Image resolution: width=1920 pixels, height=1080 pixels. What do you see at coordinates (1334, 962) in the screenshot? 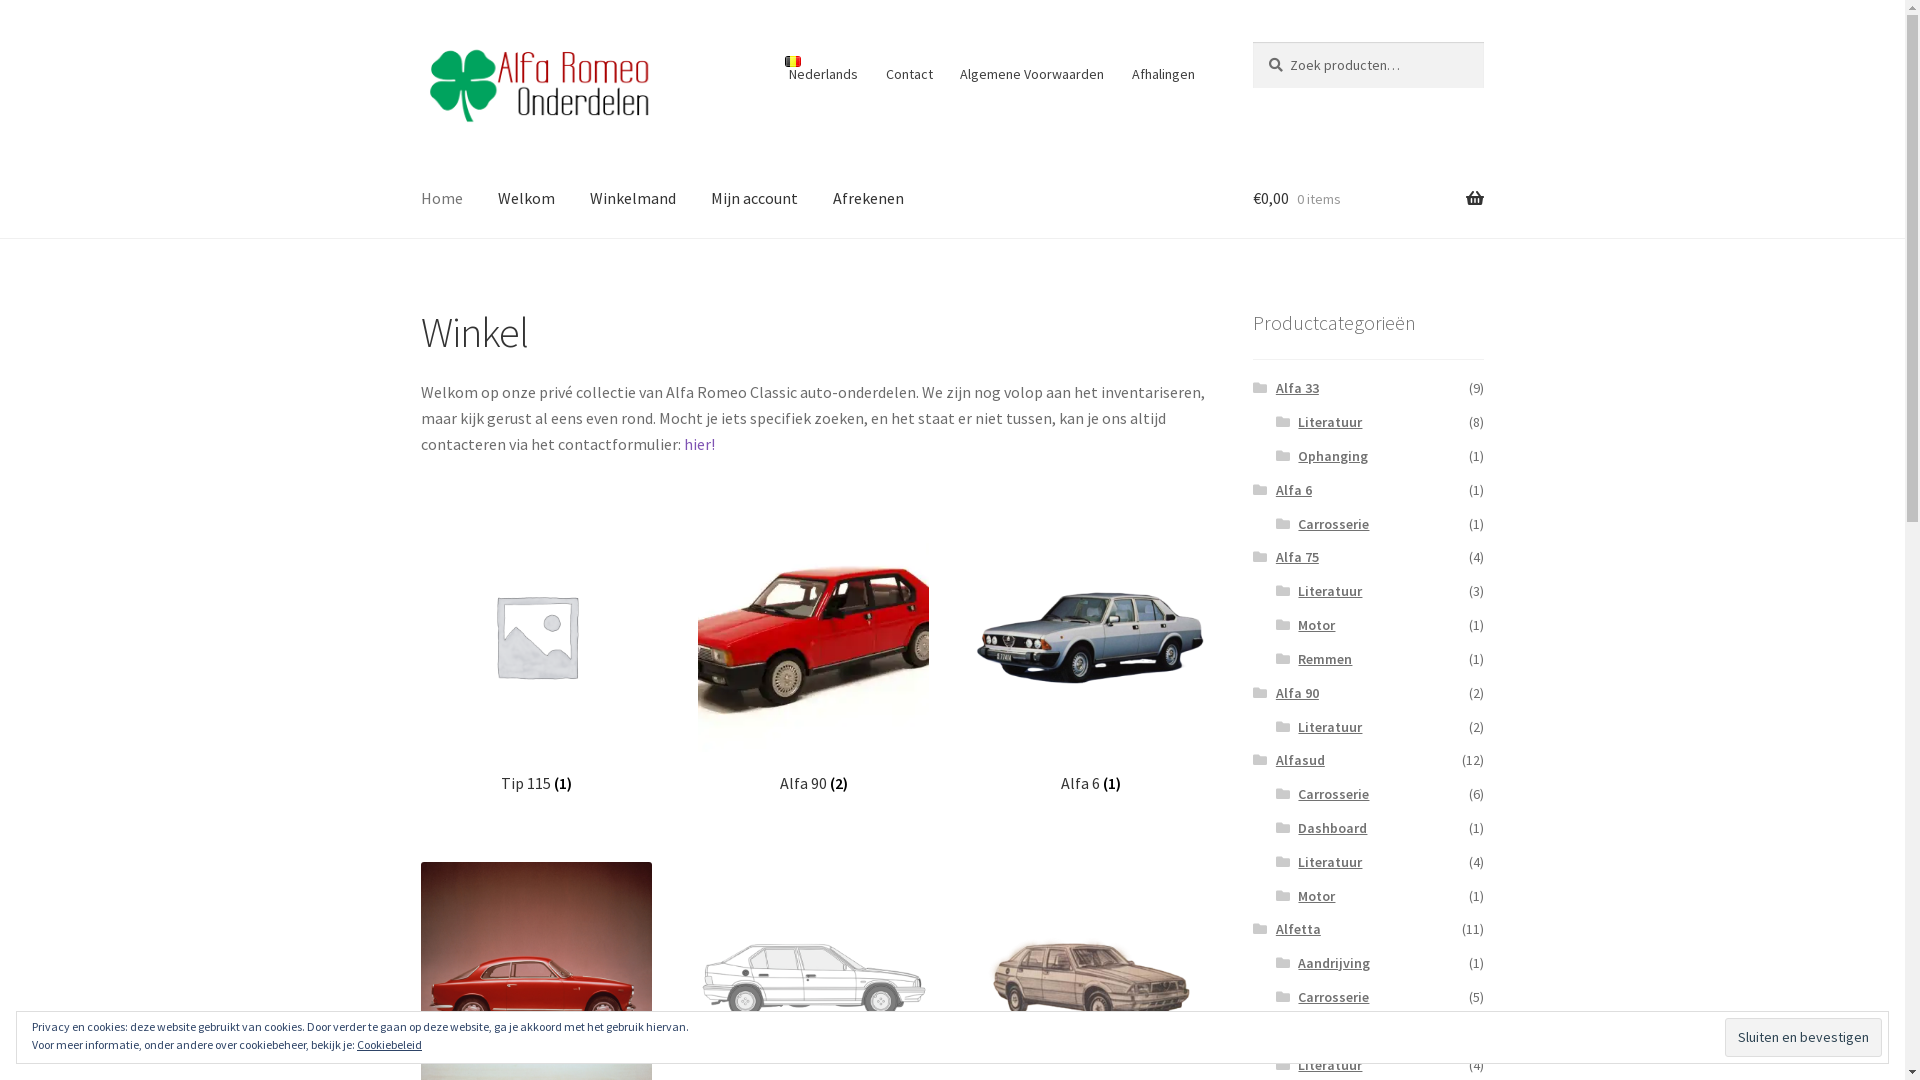
I see `'Aandrijving'` at bounding box center [1334, 962].